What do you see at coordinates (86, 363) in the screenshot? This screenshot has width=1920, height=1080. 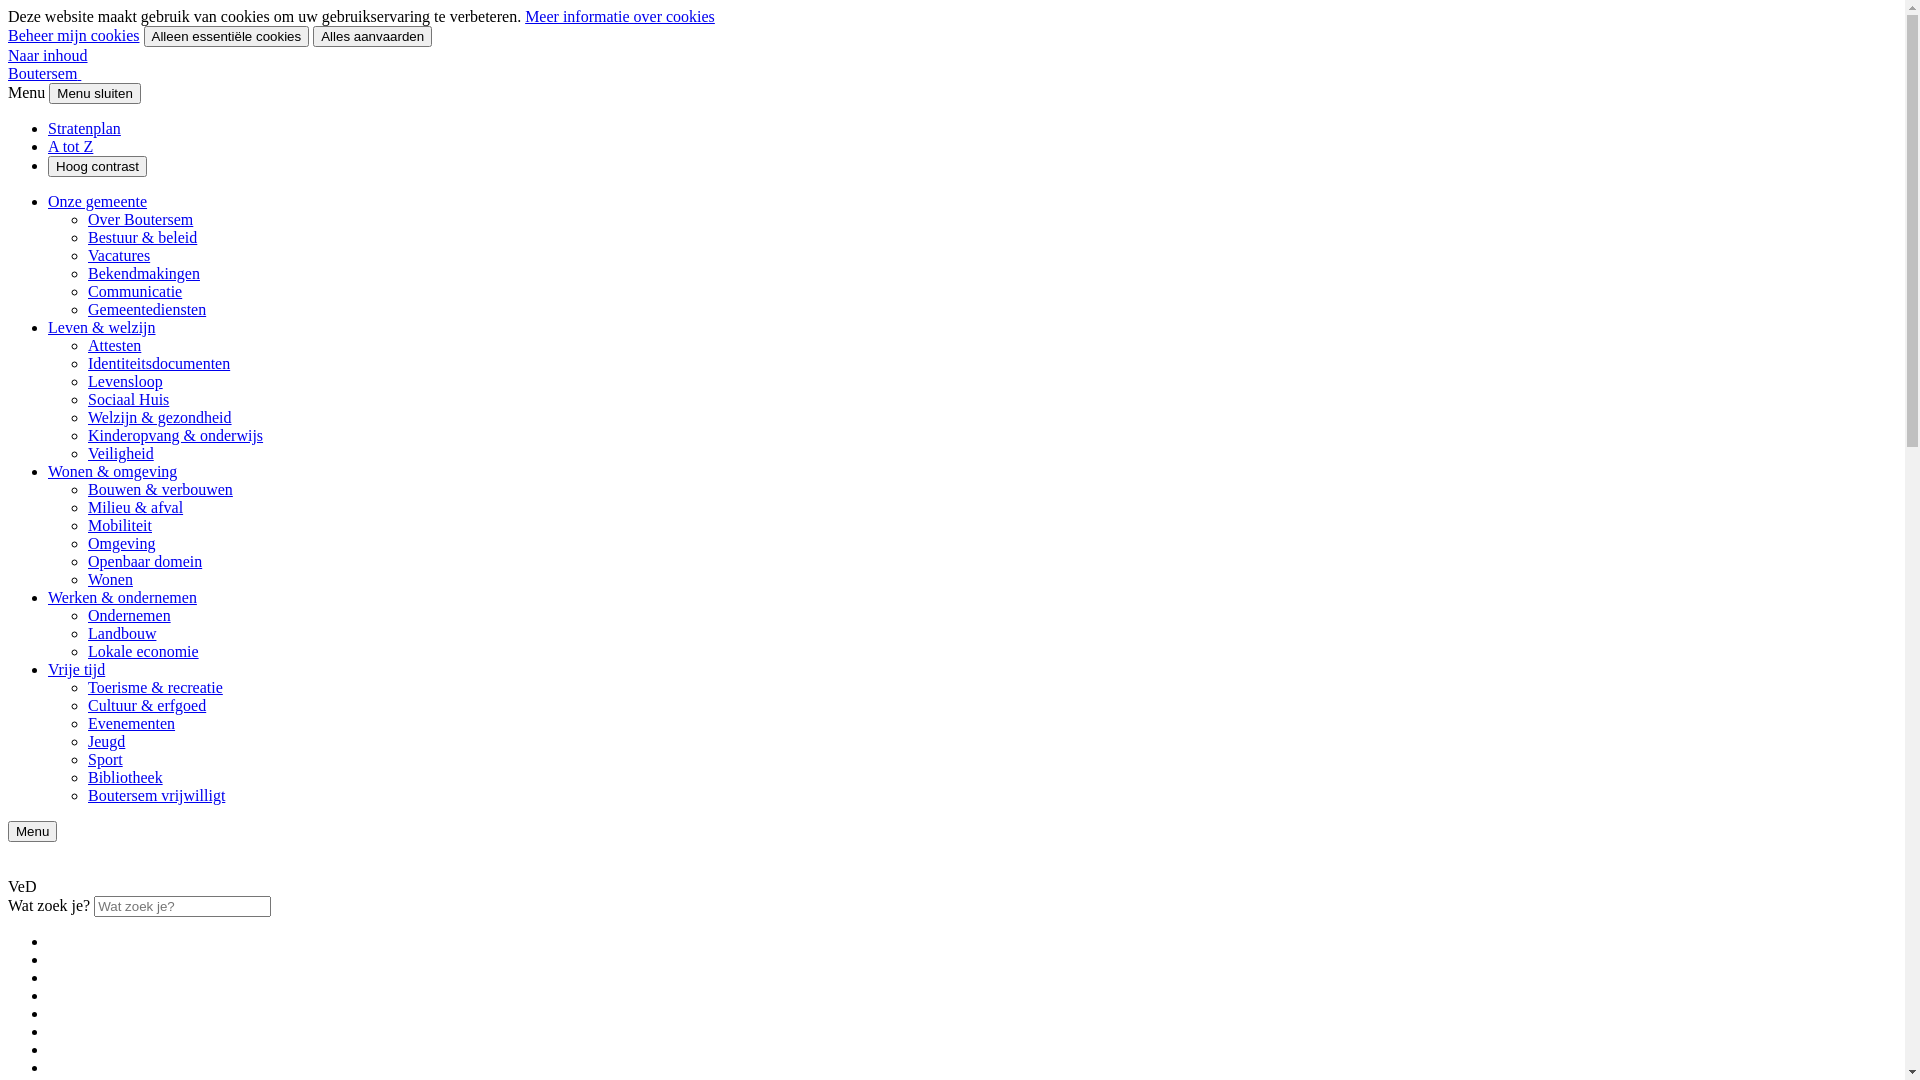 I see `'Identiteitsdocumenten'` at bounding box center [86, 363].